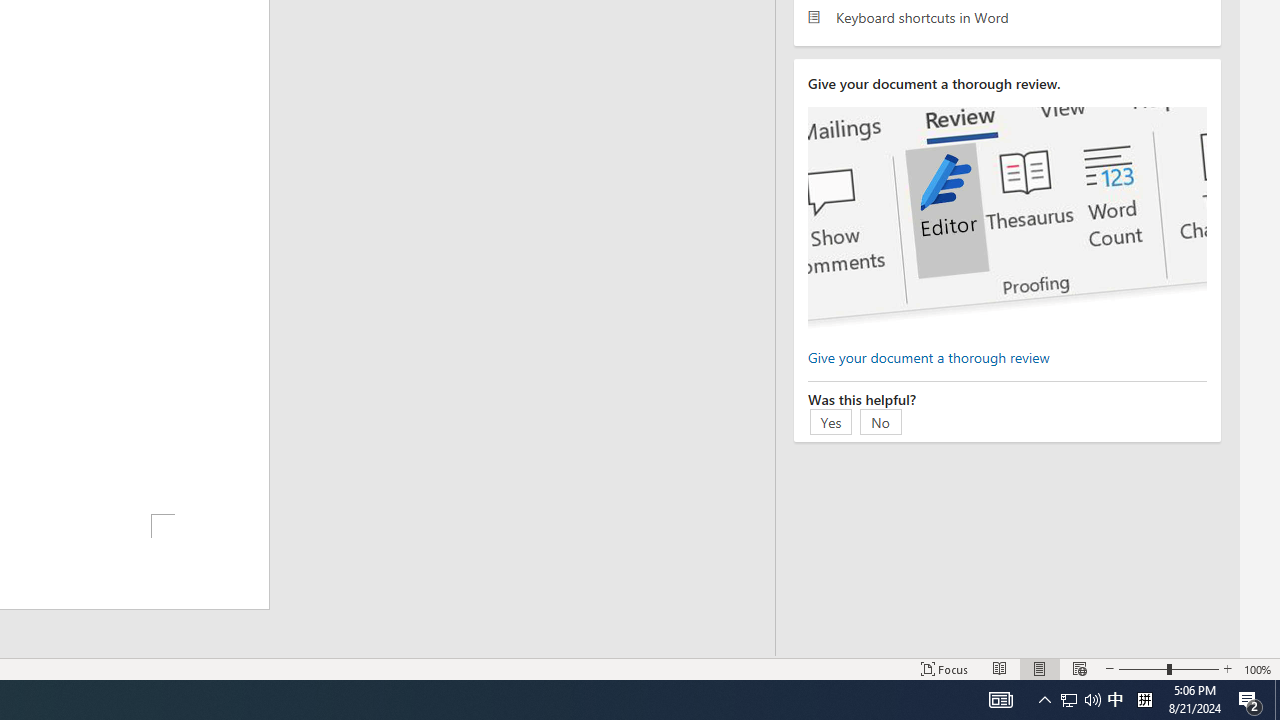 The width and height of the screenshot is (1280, 720). What do you see at coordinates (1257, 669) in the screenshot?
I see `'Zoom 100%'` at bounding box center [1257, 669].